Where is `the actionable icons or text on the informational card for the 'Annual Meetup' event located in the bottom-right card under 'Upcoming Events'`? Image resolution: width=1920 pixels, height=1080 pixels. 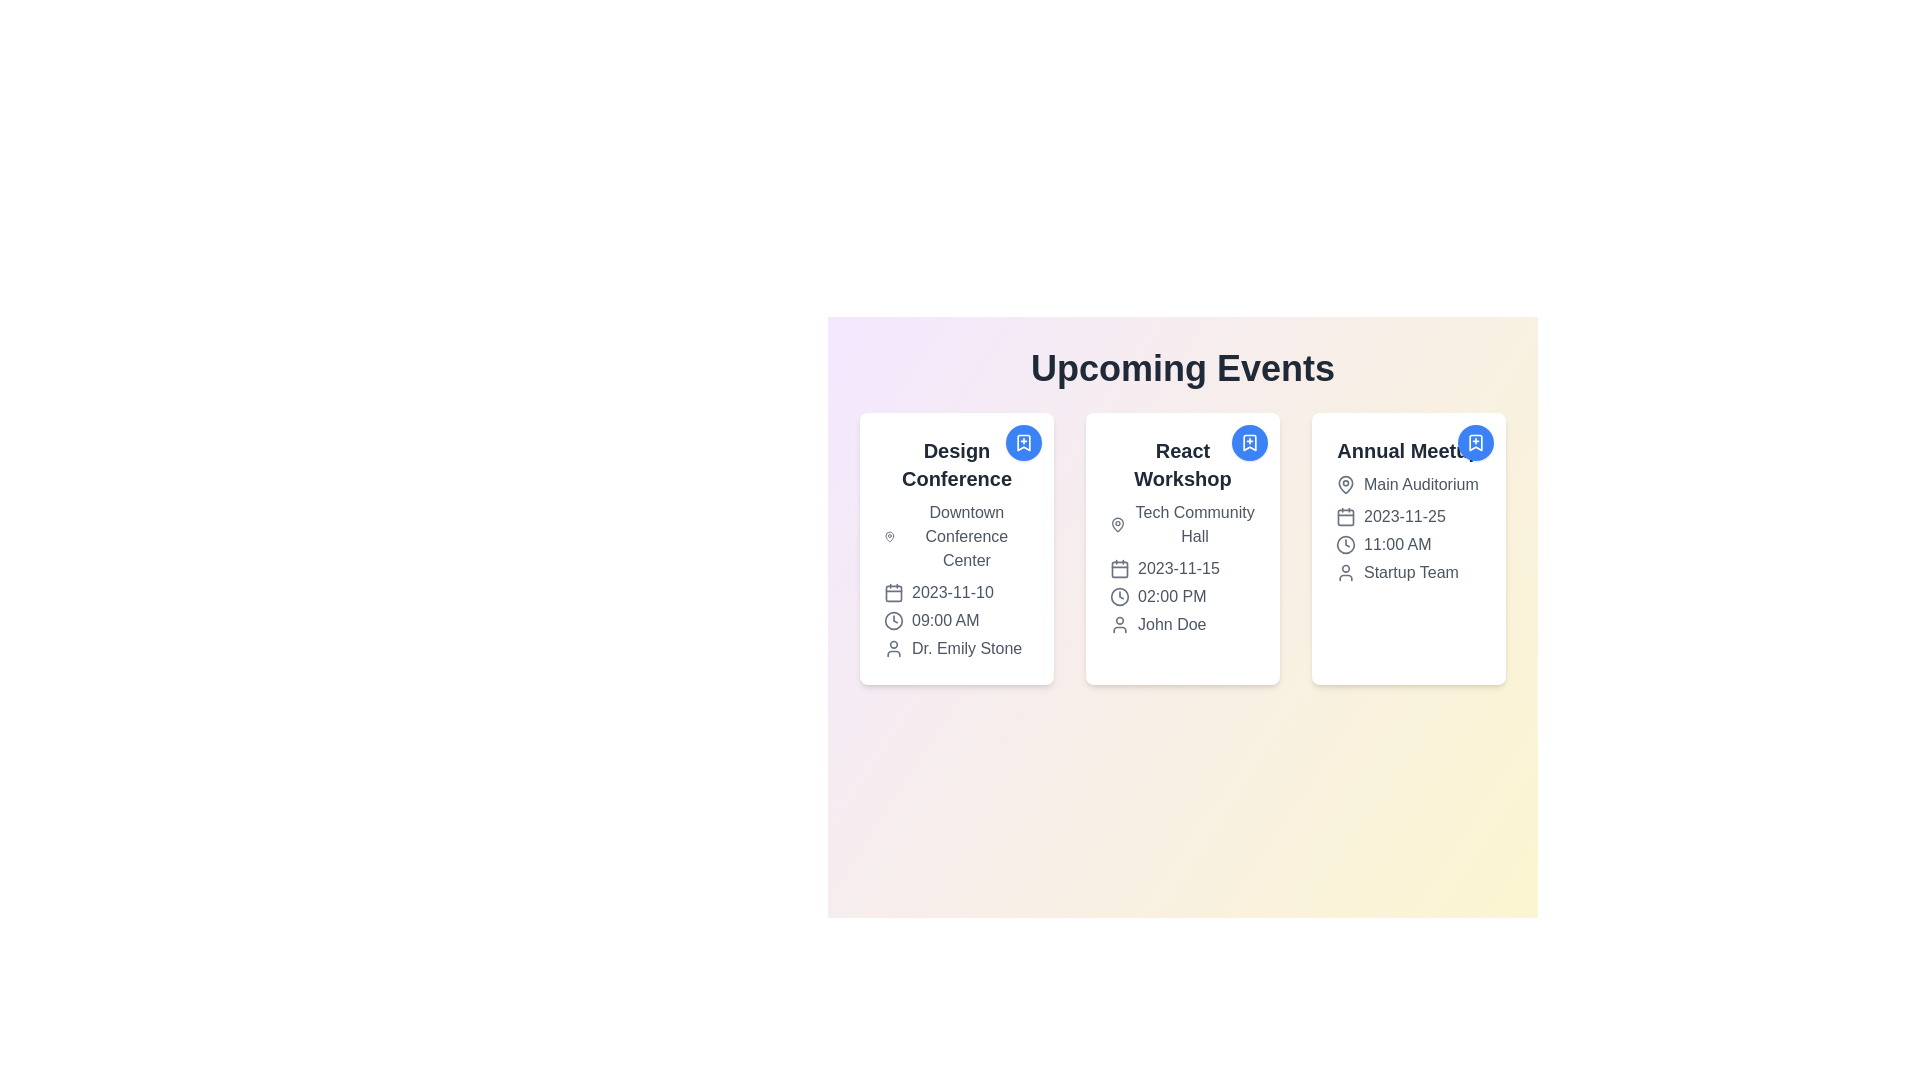
the actionable icons or text on the informational card for the 'Annual Meetup' event located in the bottom-right card under 'Upcoming Events' is located at coordinates (1408, 509).